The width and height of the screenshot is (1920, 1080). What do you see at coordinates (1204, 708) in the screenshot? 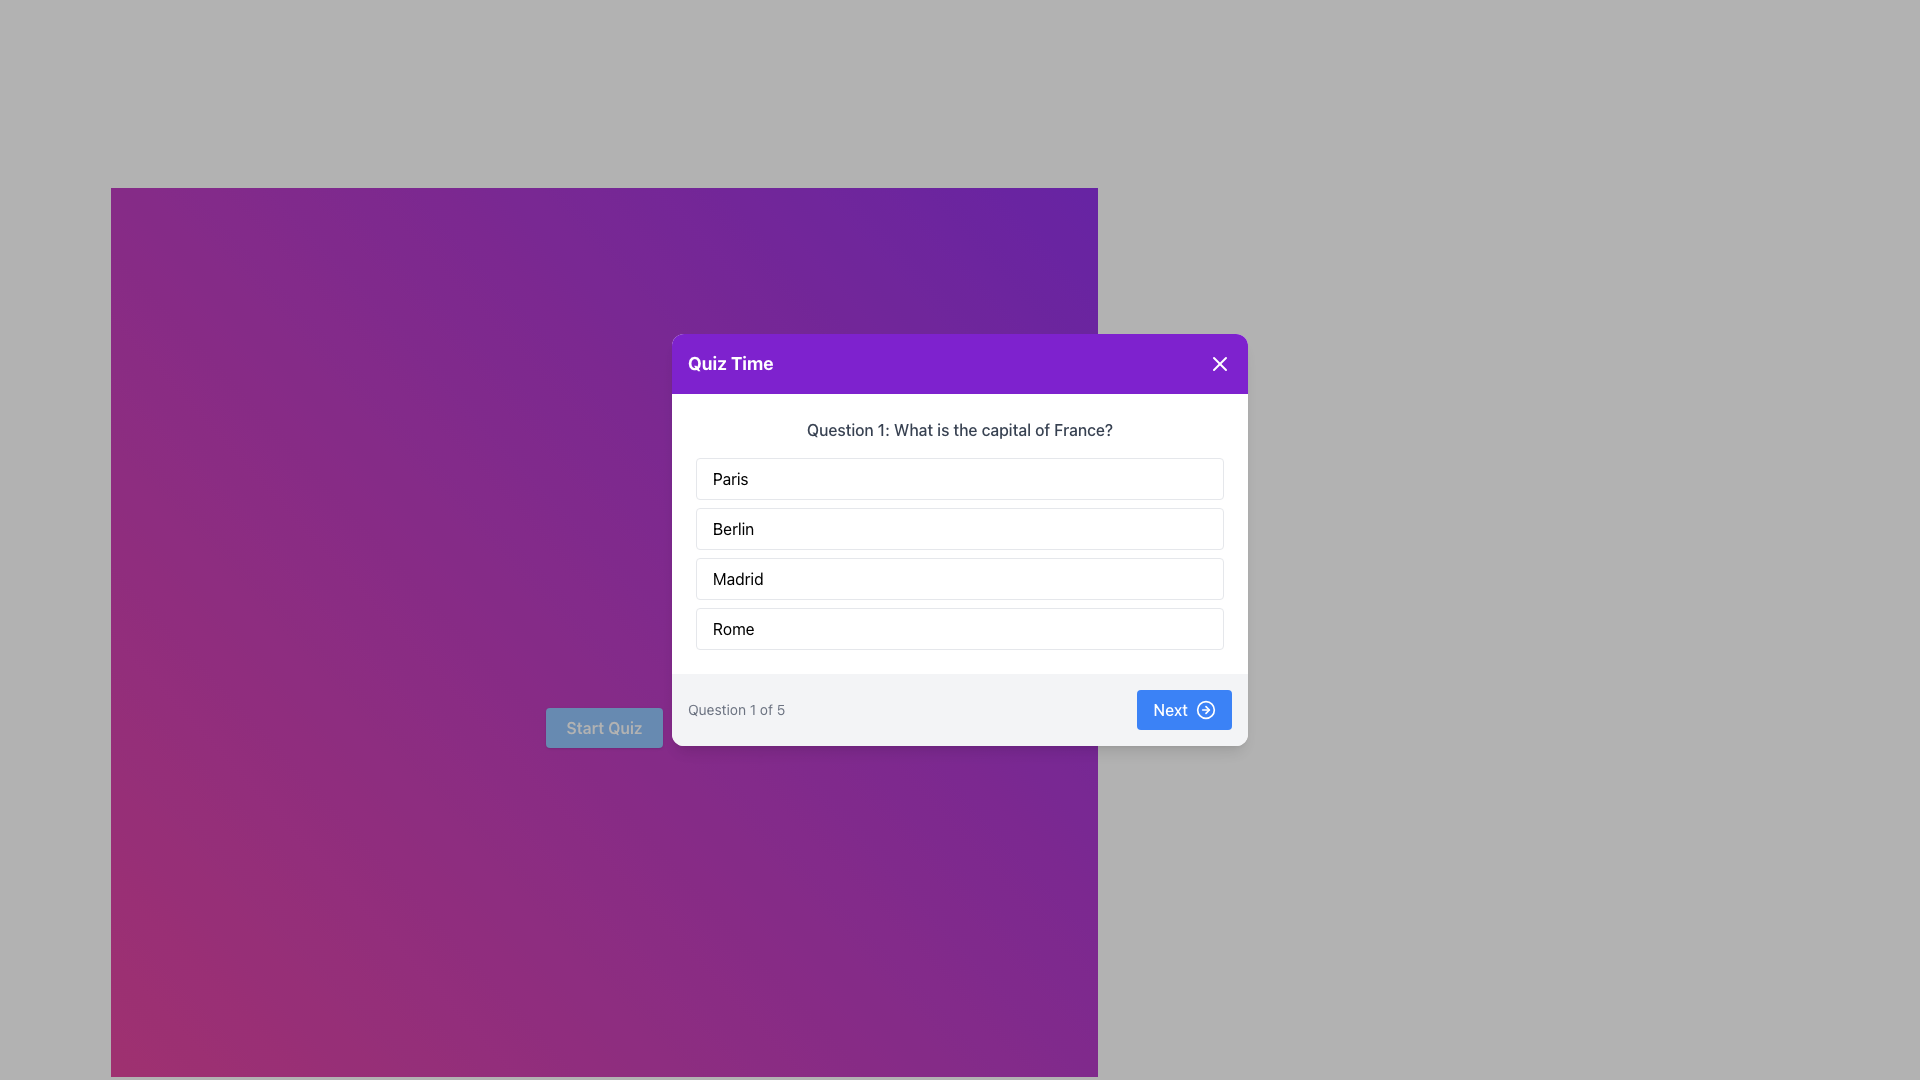
I see `the right-facing circular arrow icon with a white outline and blue background inside the 'Next' button to proceed to the next question` at bounding box center [1204, 708].